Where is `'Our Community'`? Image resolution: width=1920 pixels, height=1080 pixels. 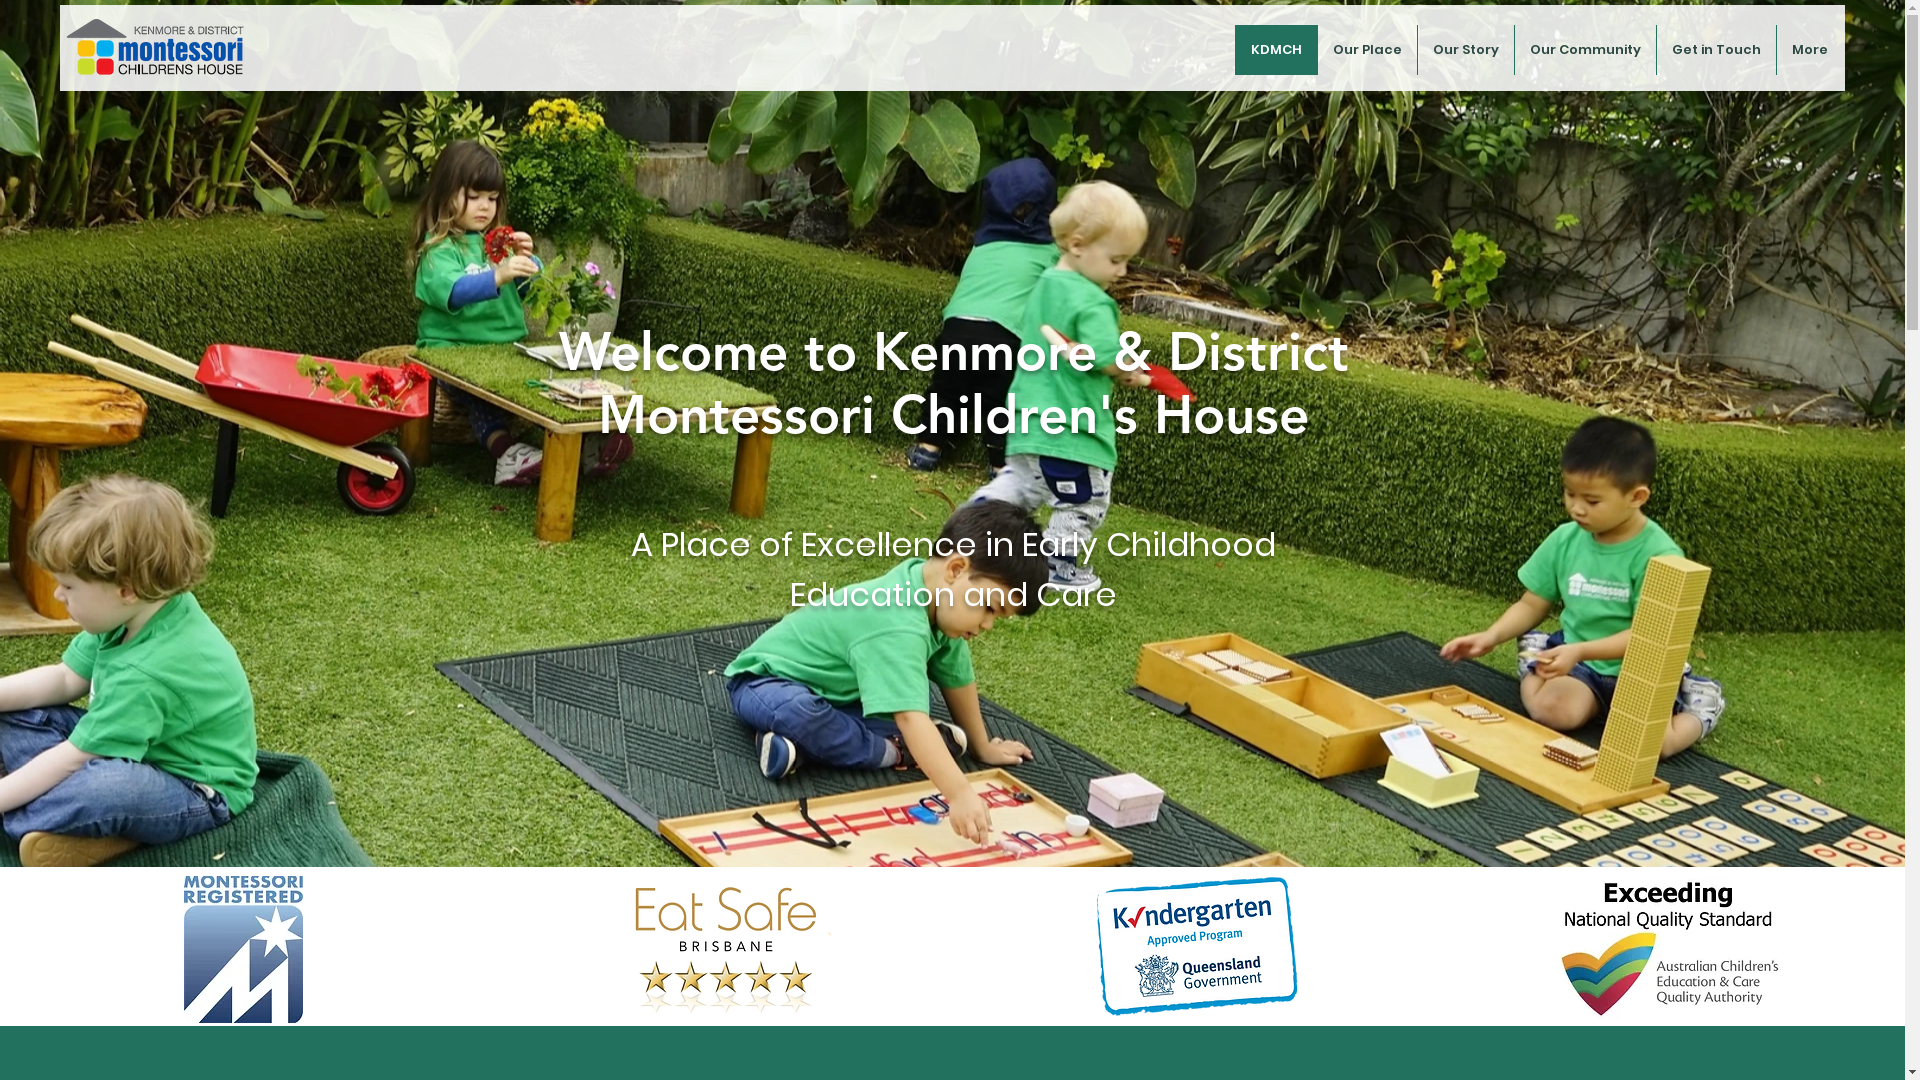
'Our Community' is located at coordinates (1583, 49).